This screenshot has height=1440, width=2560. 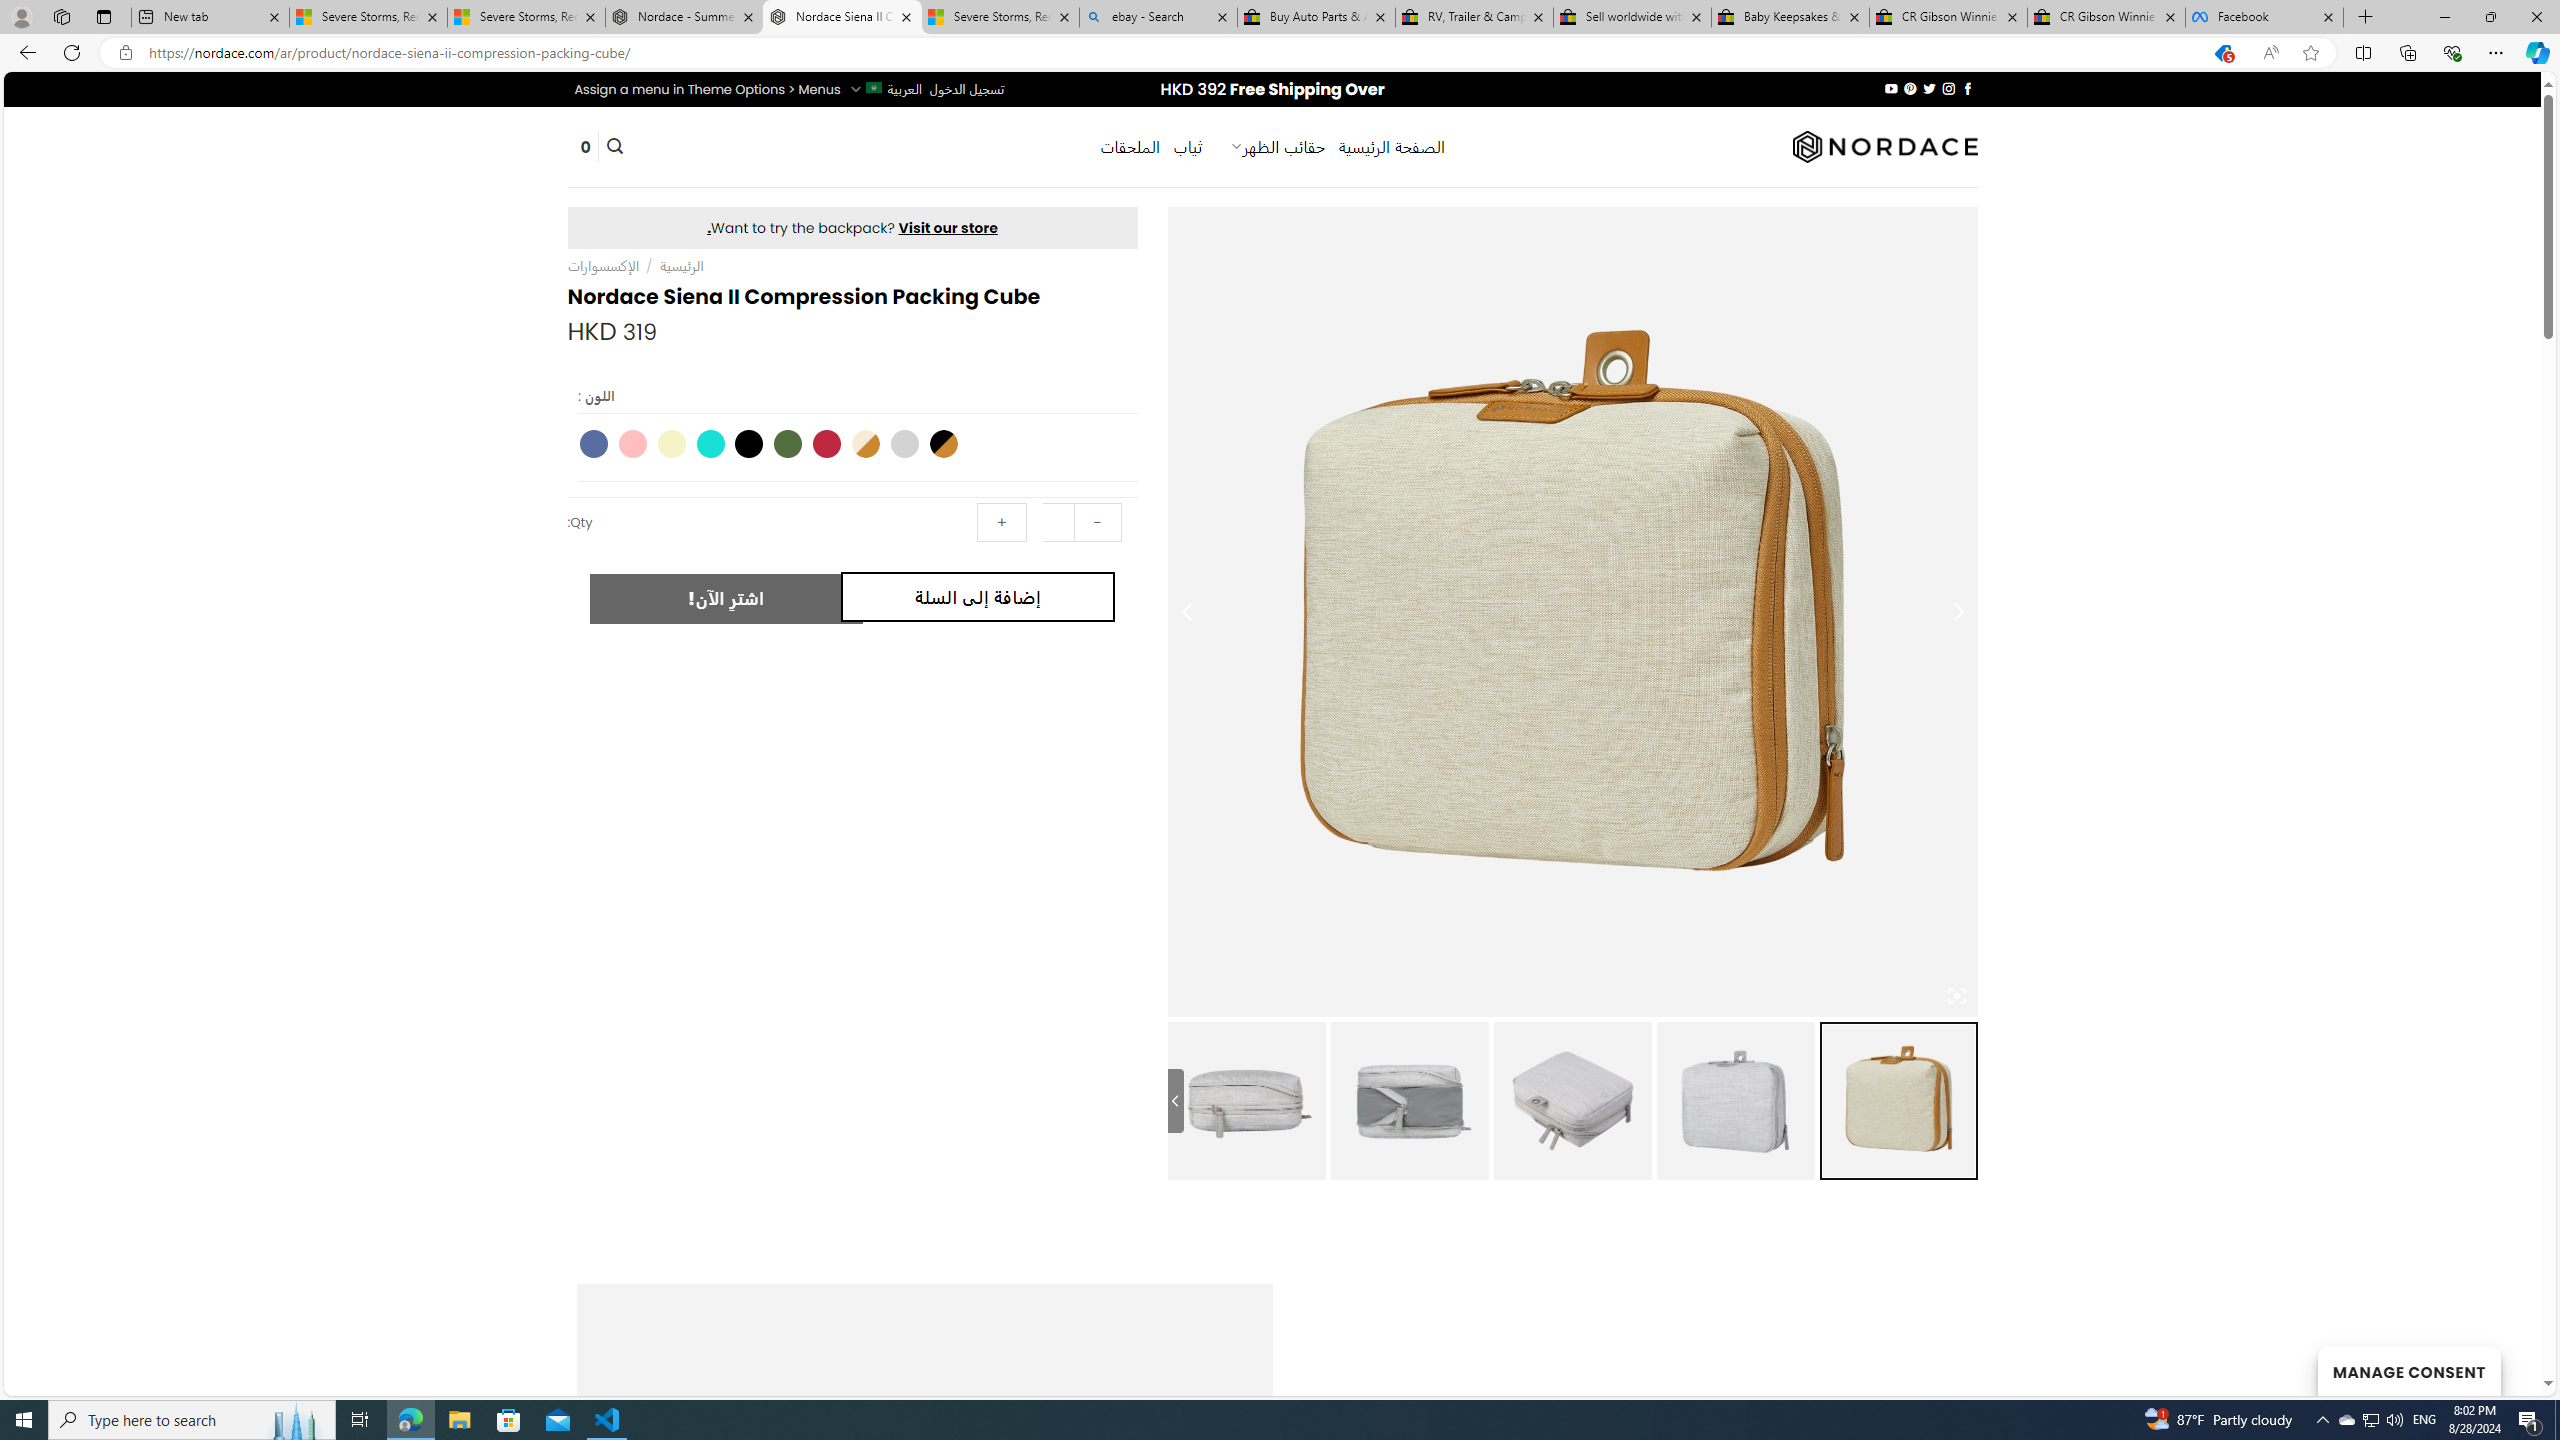 What do you see at coordinates (1956, 995) in the screenshot?
I see `'Class: iconic-woothumbs-fullscreen'` at bounding box center [1956, 995].